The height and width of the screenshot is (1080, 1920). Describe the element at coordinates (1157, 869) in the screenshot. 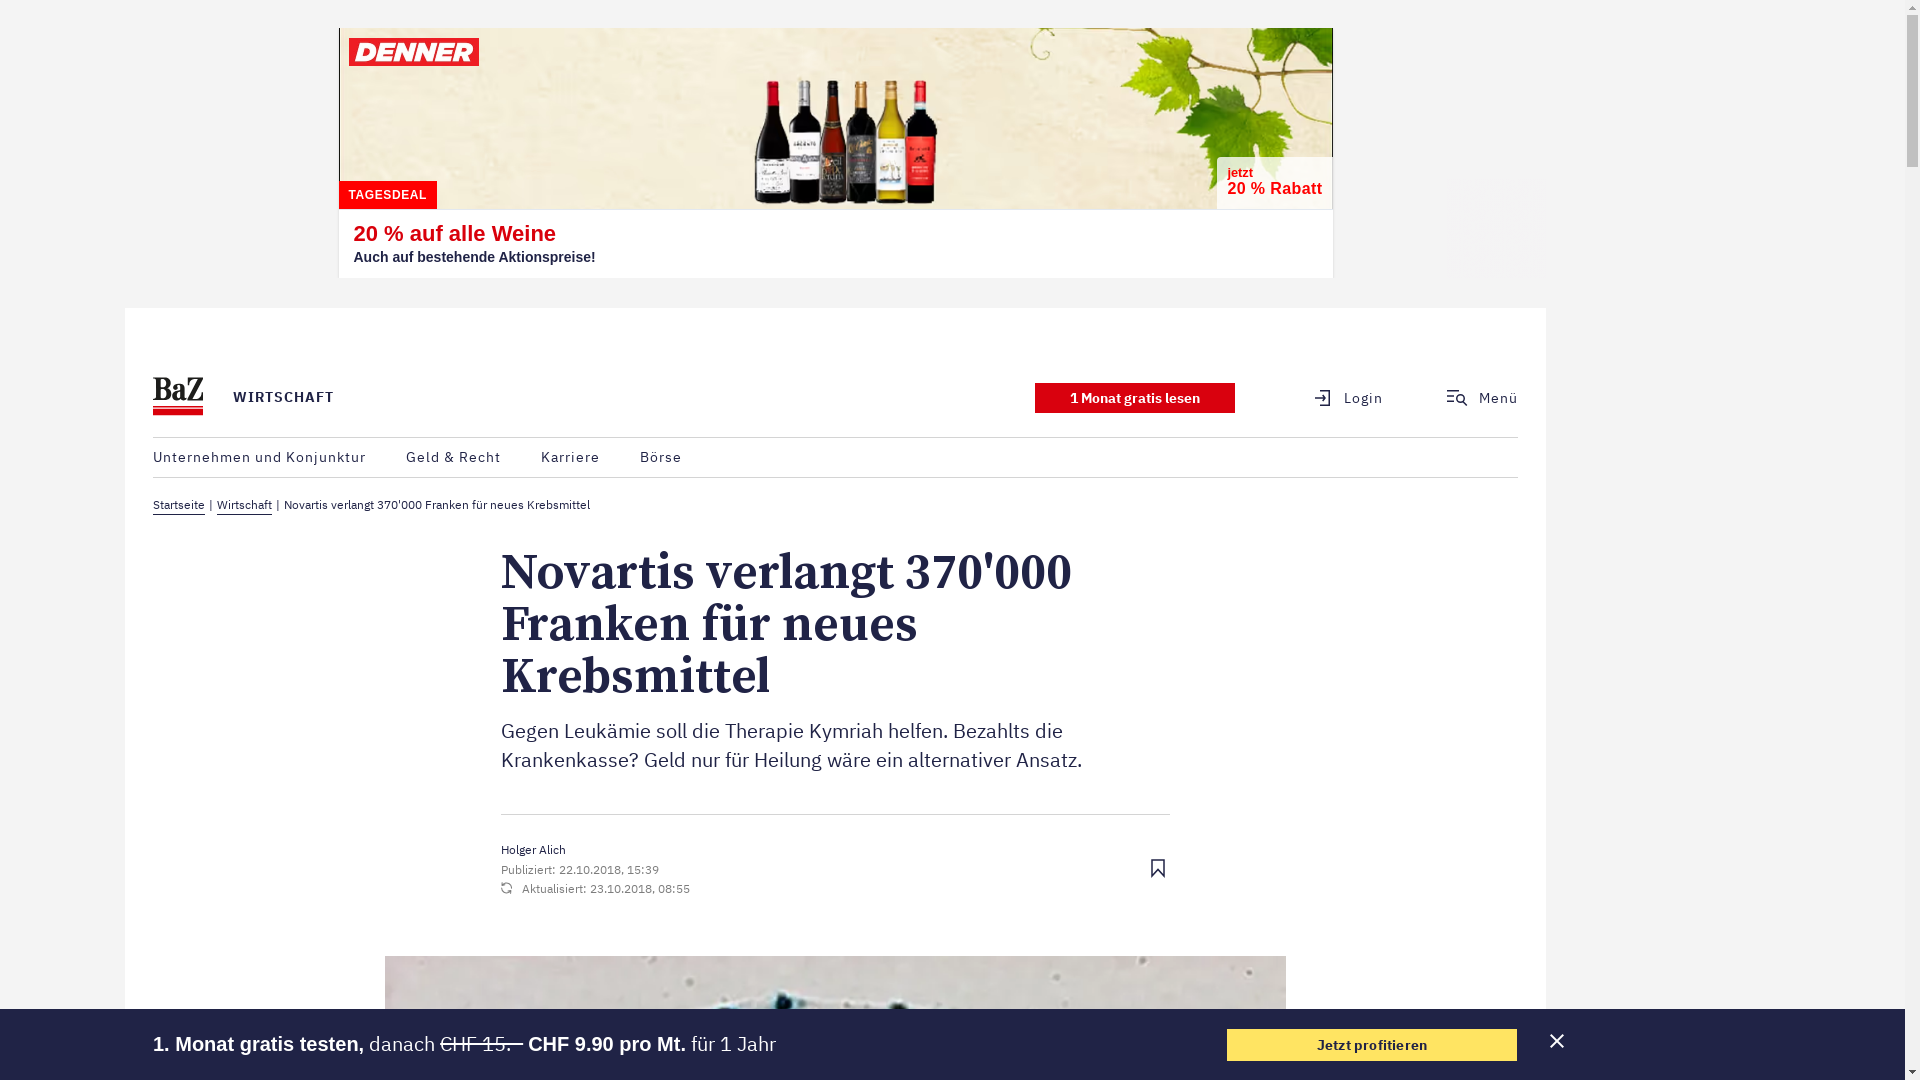

I see `'Artikel merken'` at that location.